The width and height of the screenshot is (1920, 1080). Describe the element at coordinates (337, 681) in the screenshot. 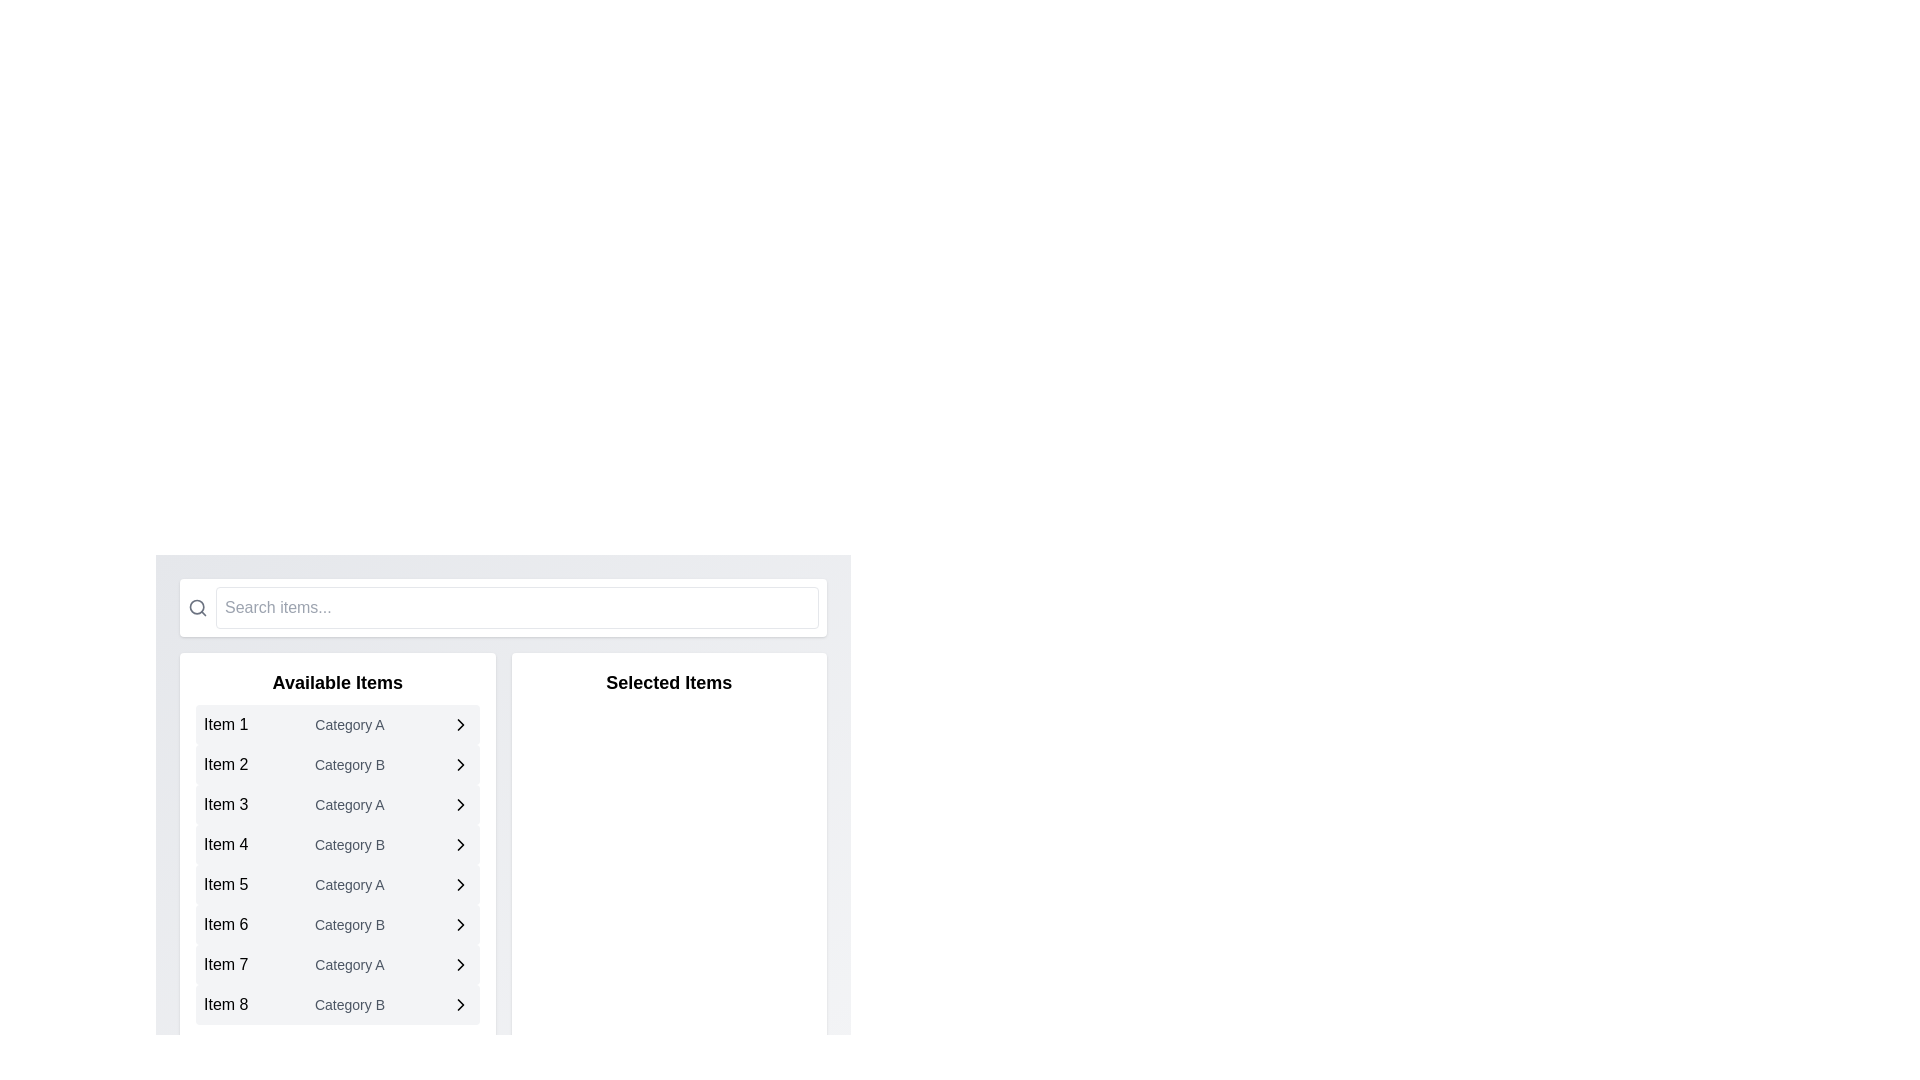

I see `text content of the header element that serves as the title for the list of items displayed beneath it` at that location.